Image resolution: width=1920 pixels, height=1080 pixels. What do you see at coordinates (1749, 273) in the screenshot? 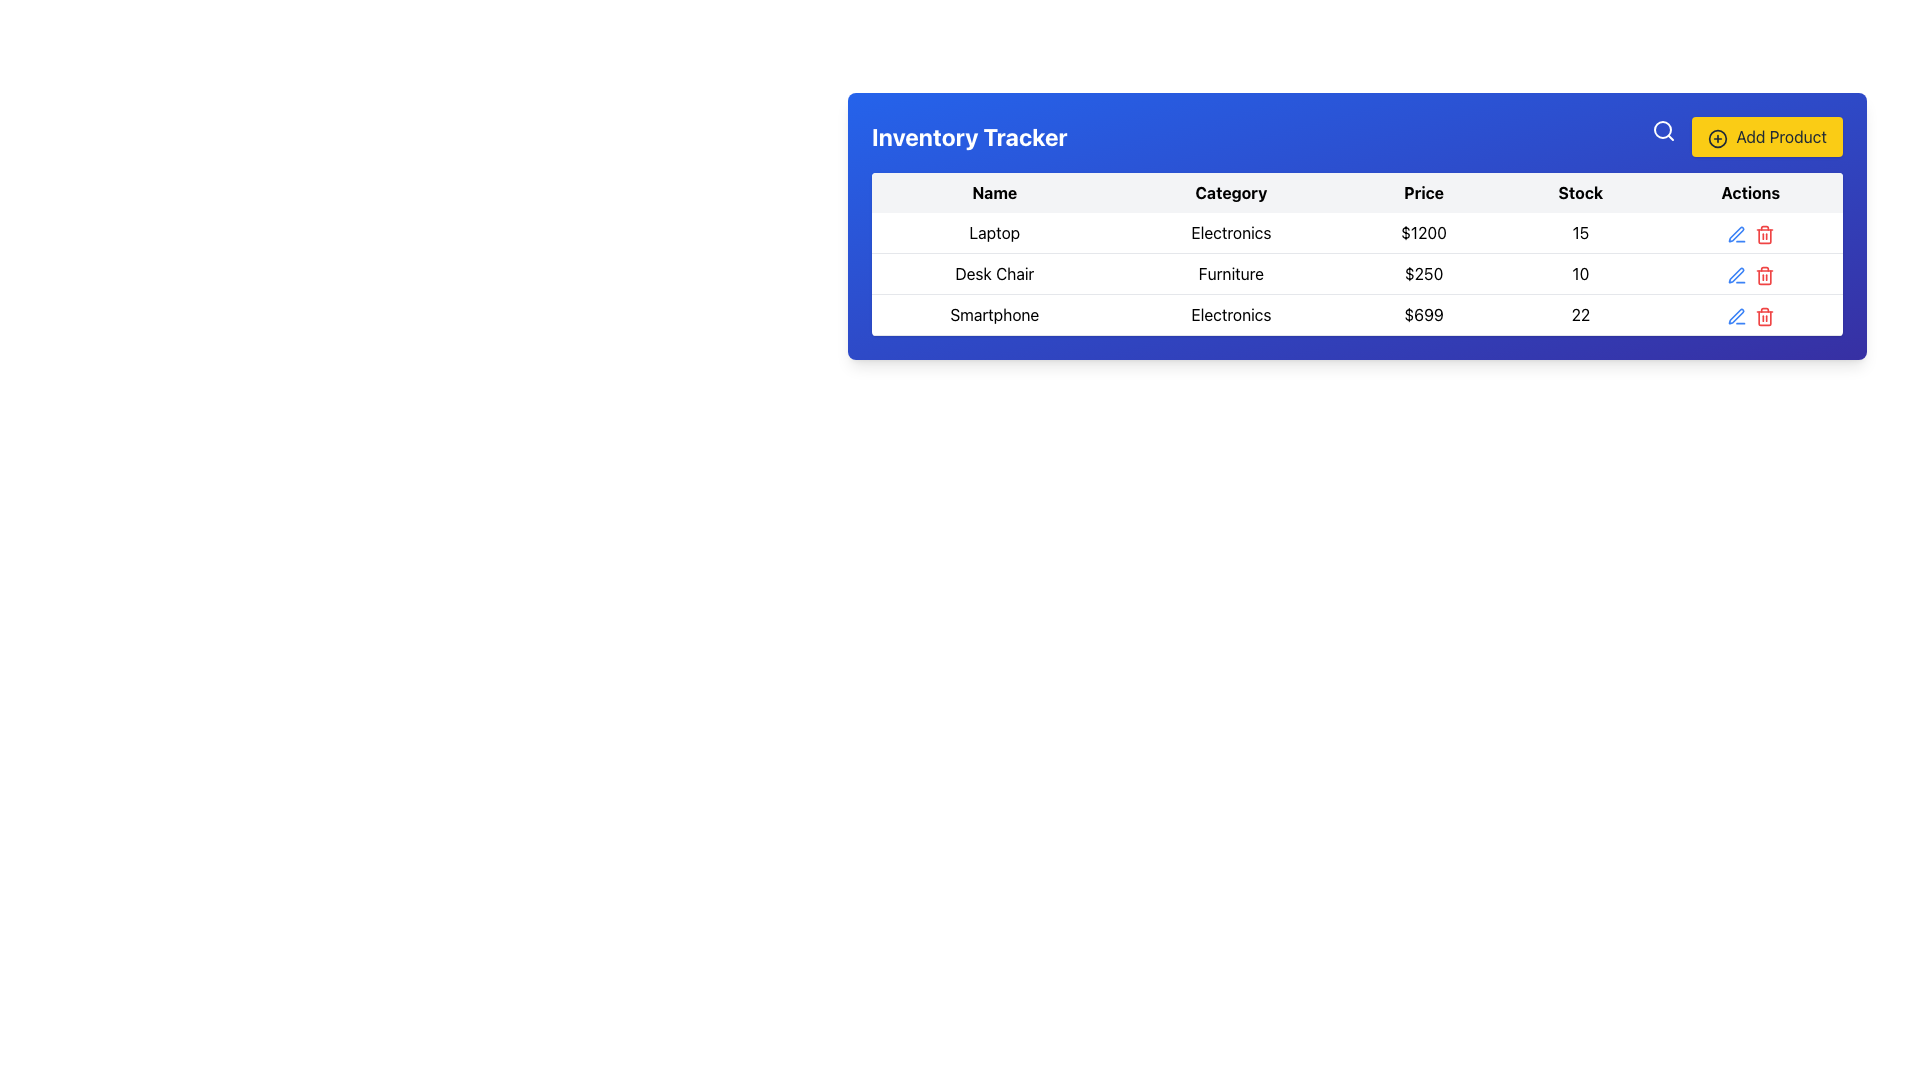
I see `the red trash can icon in the group of interactive icons located in the 'Actions' column of the second row corresponding to the 'Desk Chair' item` at bounding box center [1749, 273].